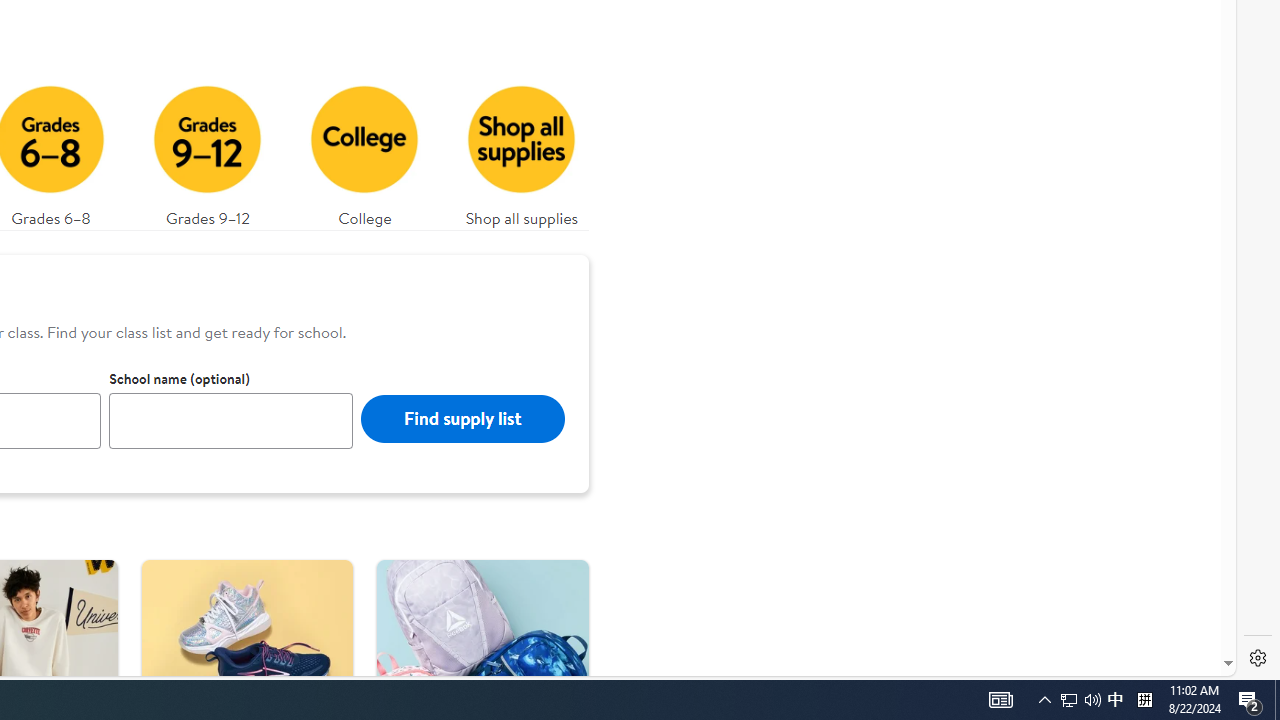 Image resolution: width=1280 pixels, height=720 pixels. What do you see at coordinates (364, 150) in the screenshot?
I see `'College'` at bounding box center [364, 150].